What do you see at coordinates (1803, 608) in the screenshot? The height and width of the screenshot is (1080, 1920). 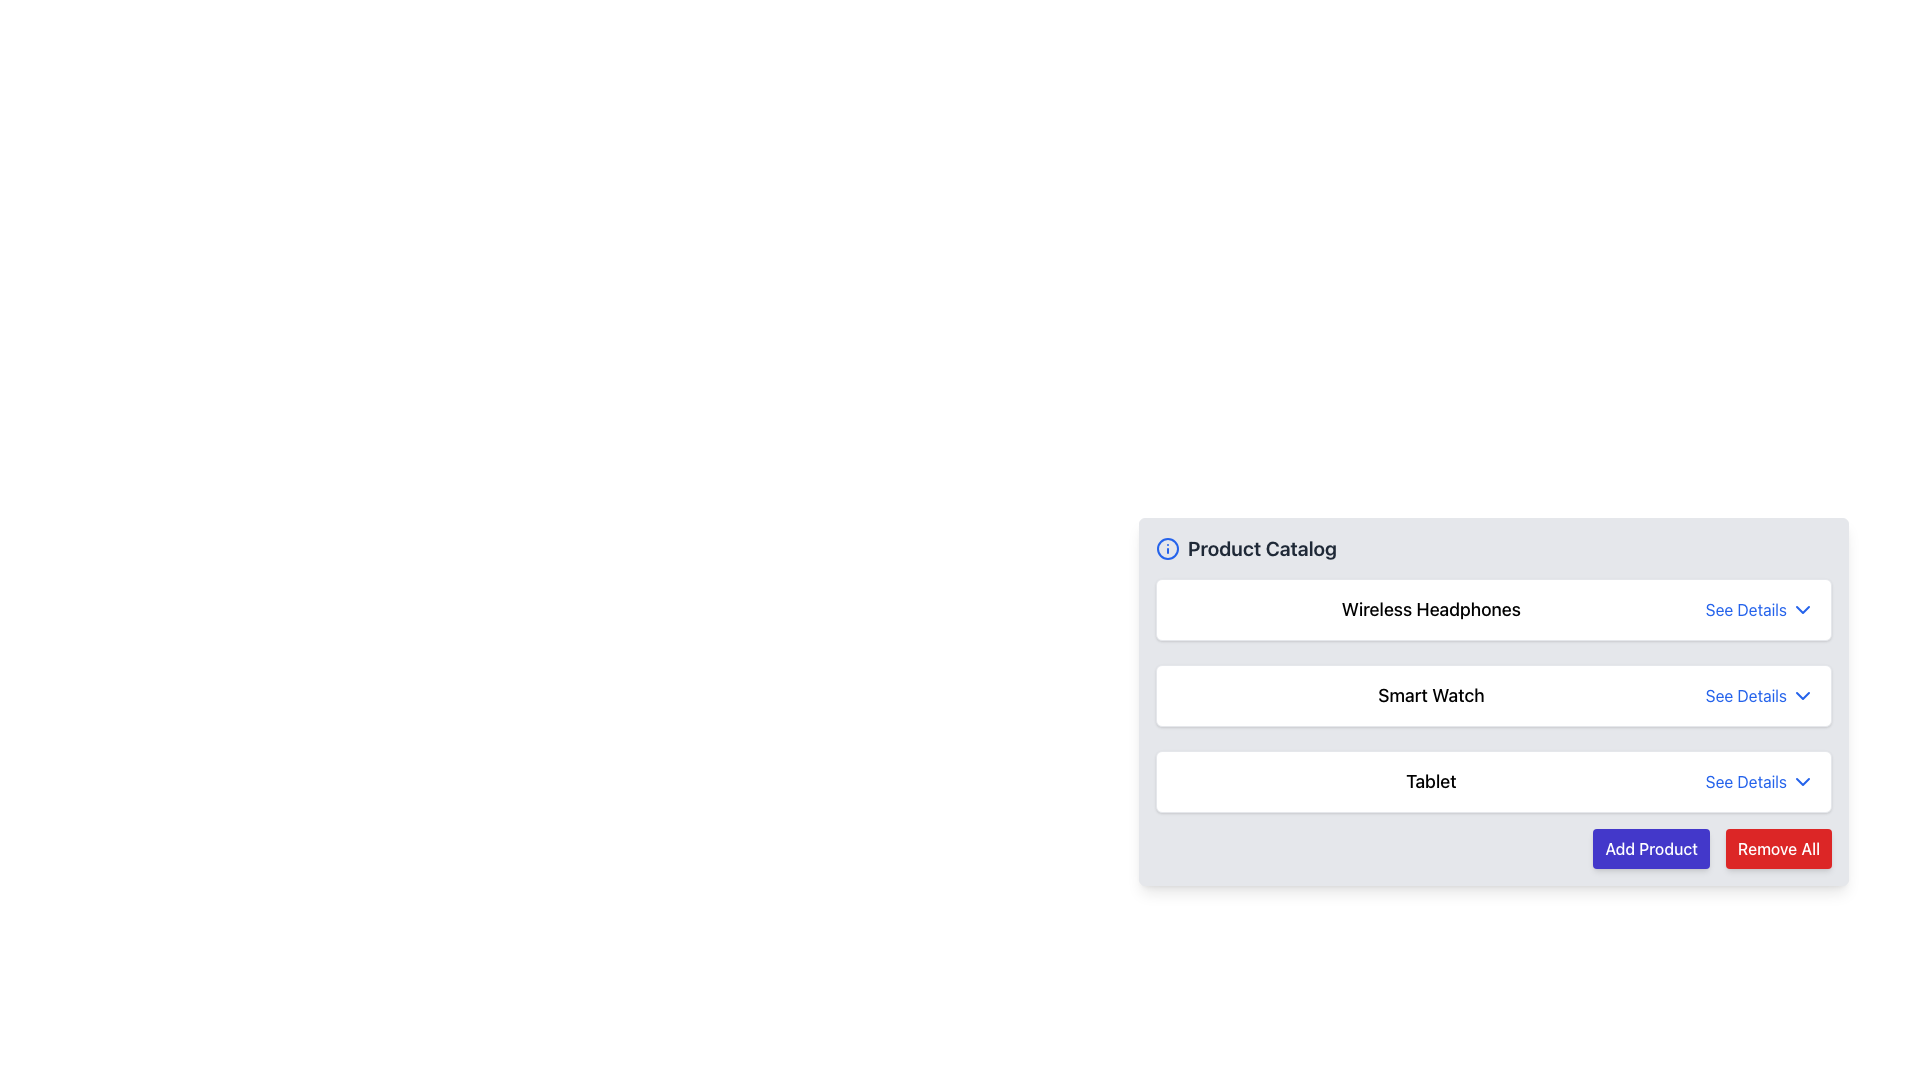 I see `the expandable content icon located at the top-right corner of the first item's row, which is adjacent to the text 'See Details'` at bounding box center [1803, 608].